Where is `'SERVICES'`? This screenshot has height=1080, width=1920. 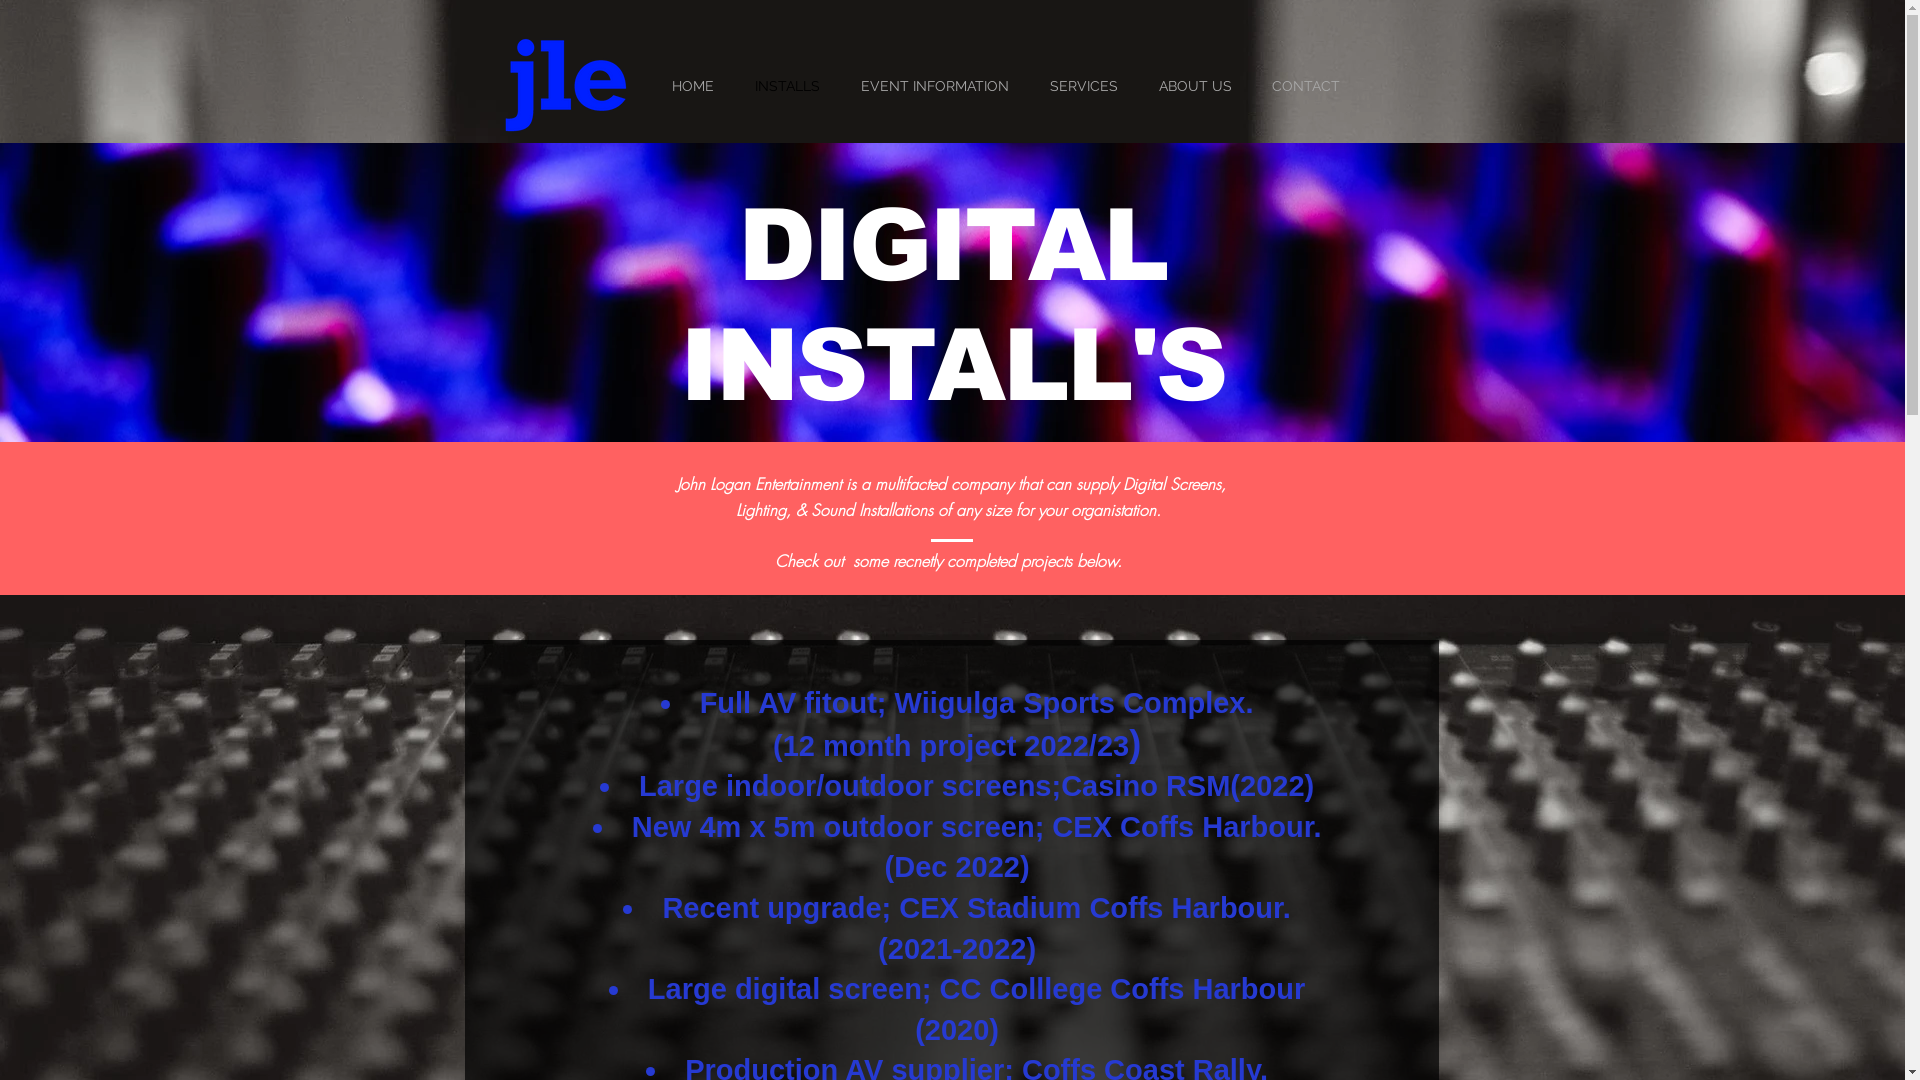 'SERVICES' is located at coordinates (1083, 84).